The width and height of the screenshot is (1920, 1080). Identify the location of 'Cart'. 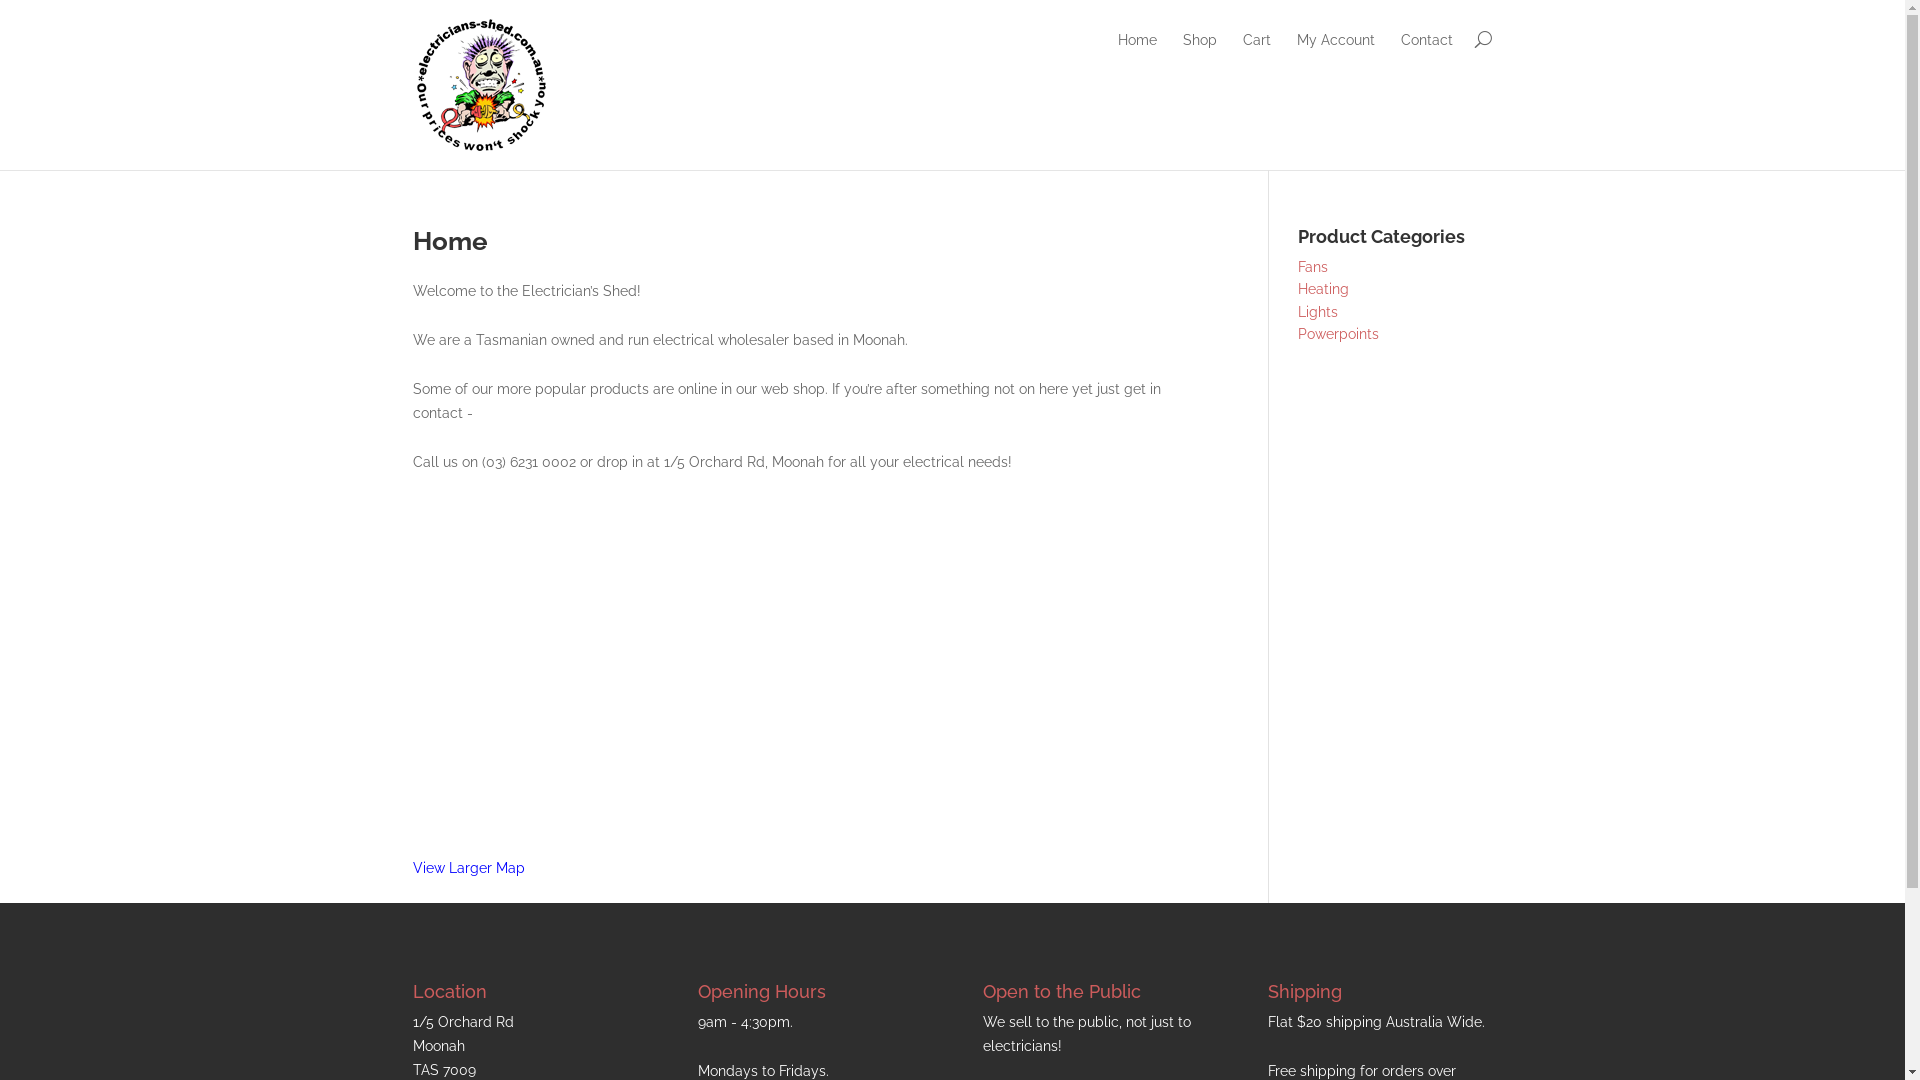
(1255, 53).